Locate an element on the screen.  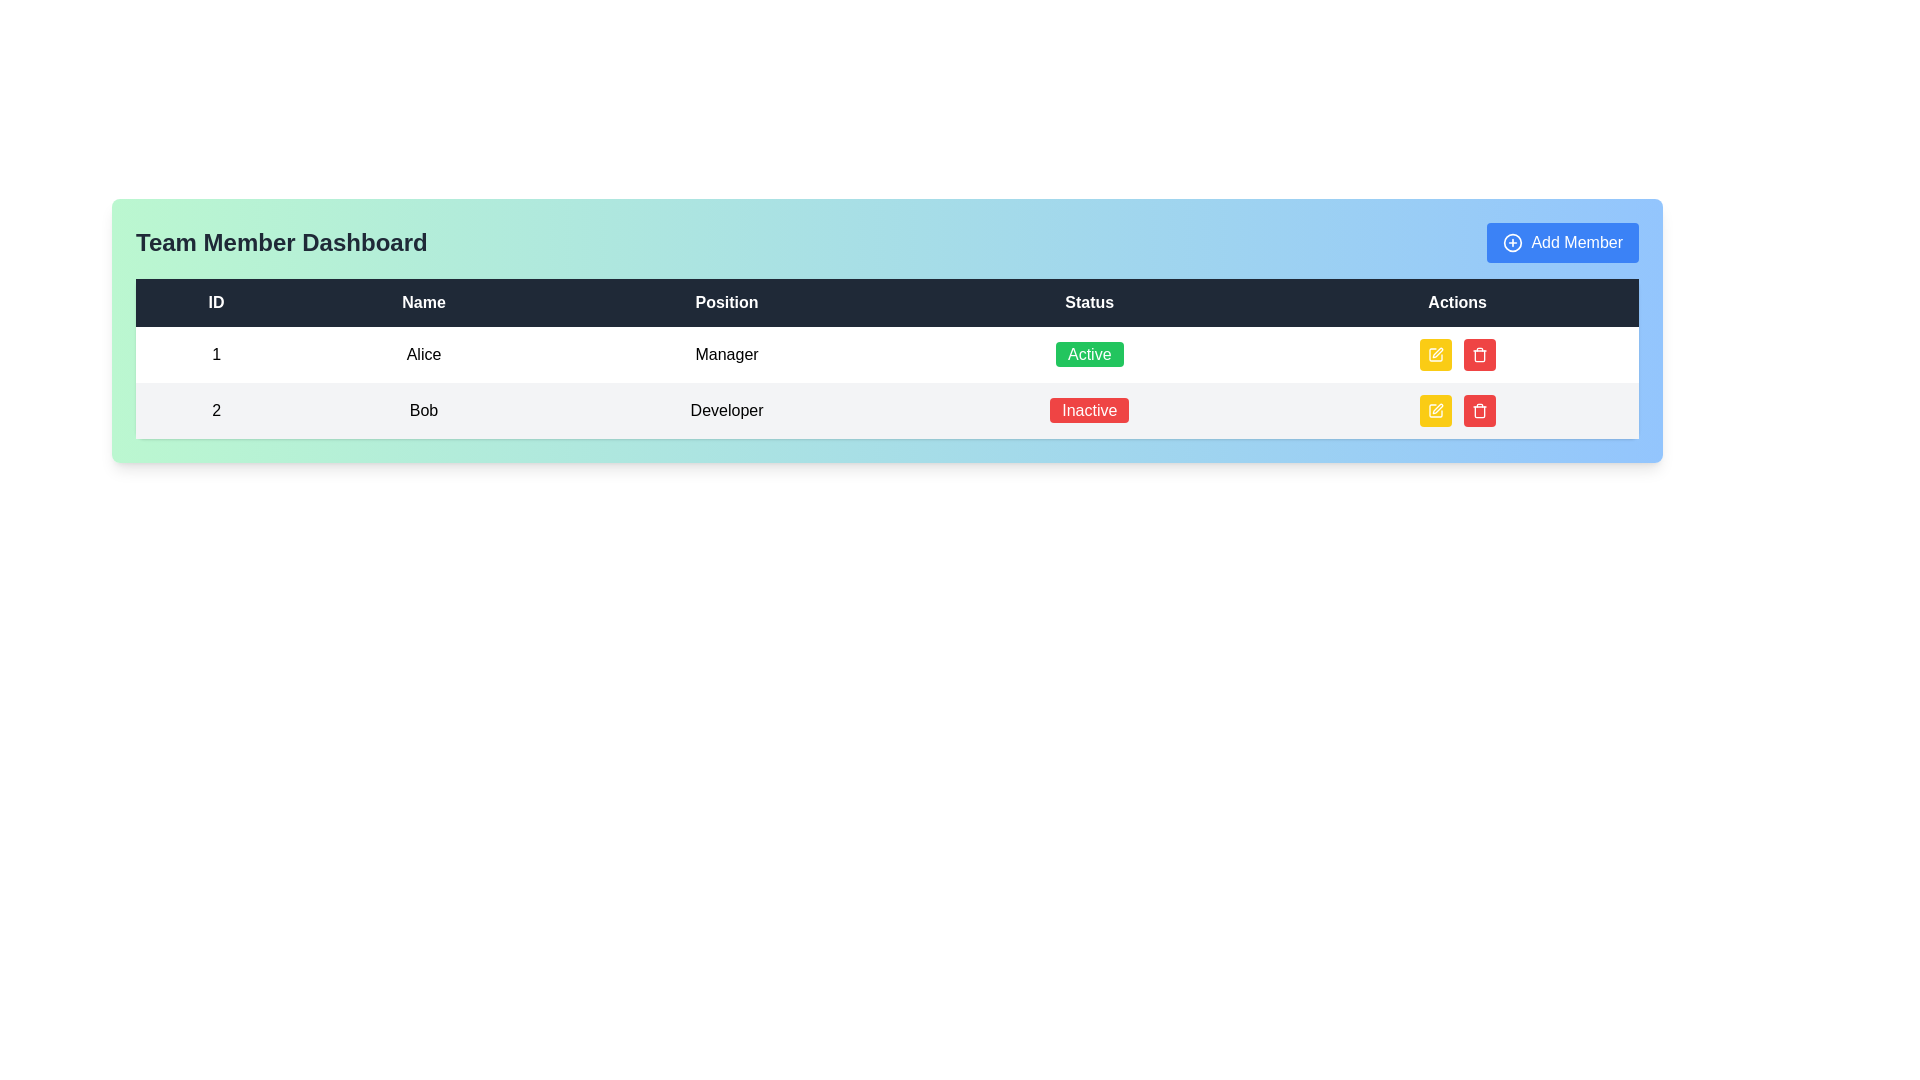
the 'Status' text label, which is the fourth header in the table layout, styled with a bold white font on a dark background, located between the 'Position' and 'Actions' headers is located at coordinates (1088, 303).